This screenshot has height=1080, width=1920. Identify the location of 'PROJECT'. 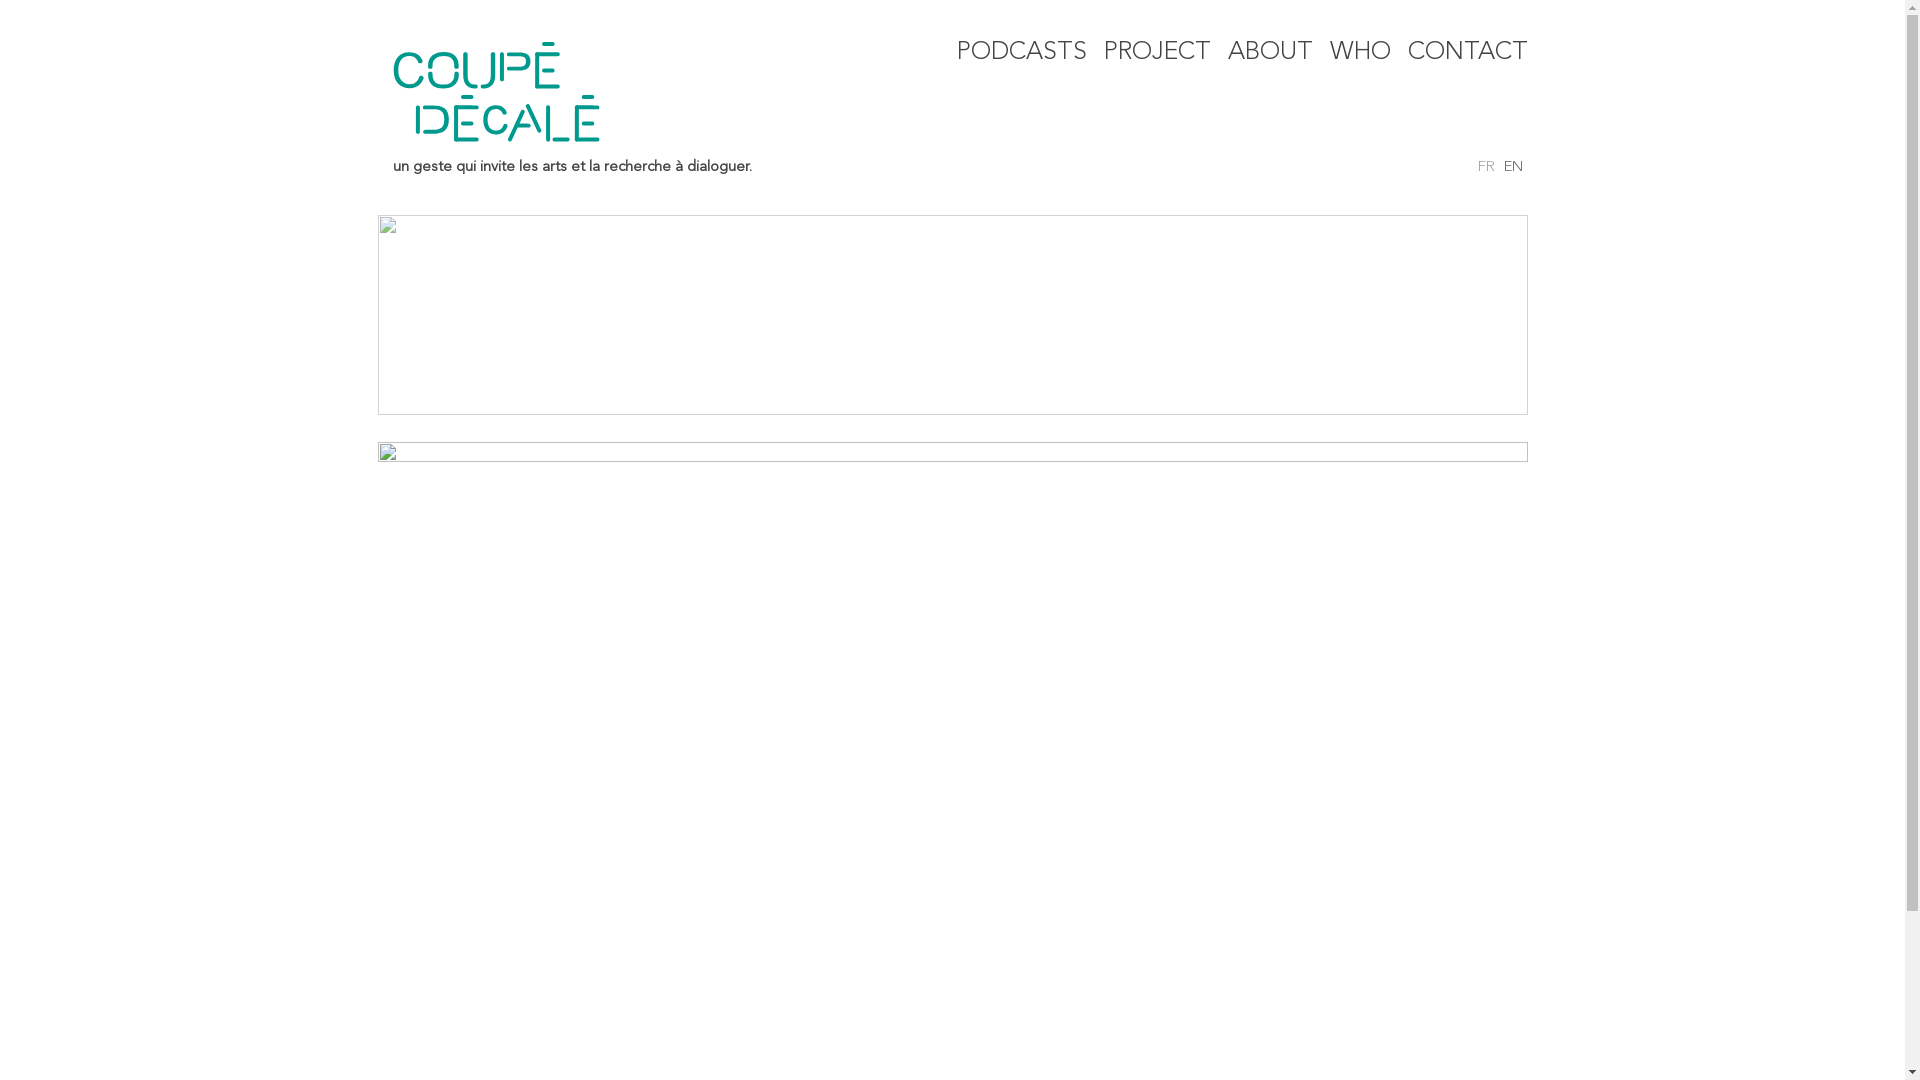
(1103, 51).